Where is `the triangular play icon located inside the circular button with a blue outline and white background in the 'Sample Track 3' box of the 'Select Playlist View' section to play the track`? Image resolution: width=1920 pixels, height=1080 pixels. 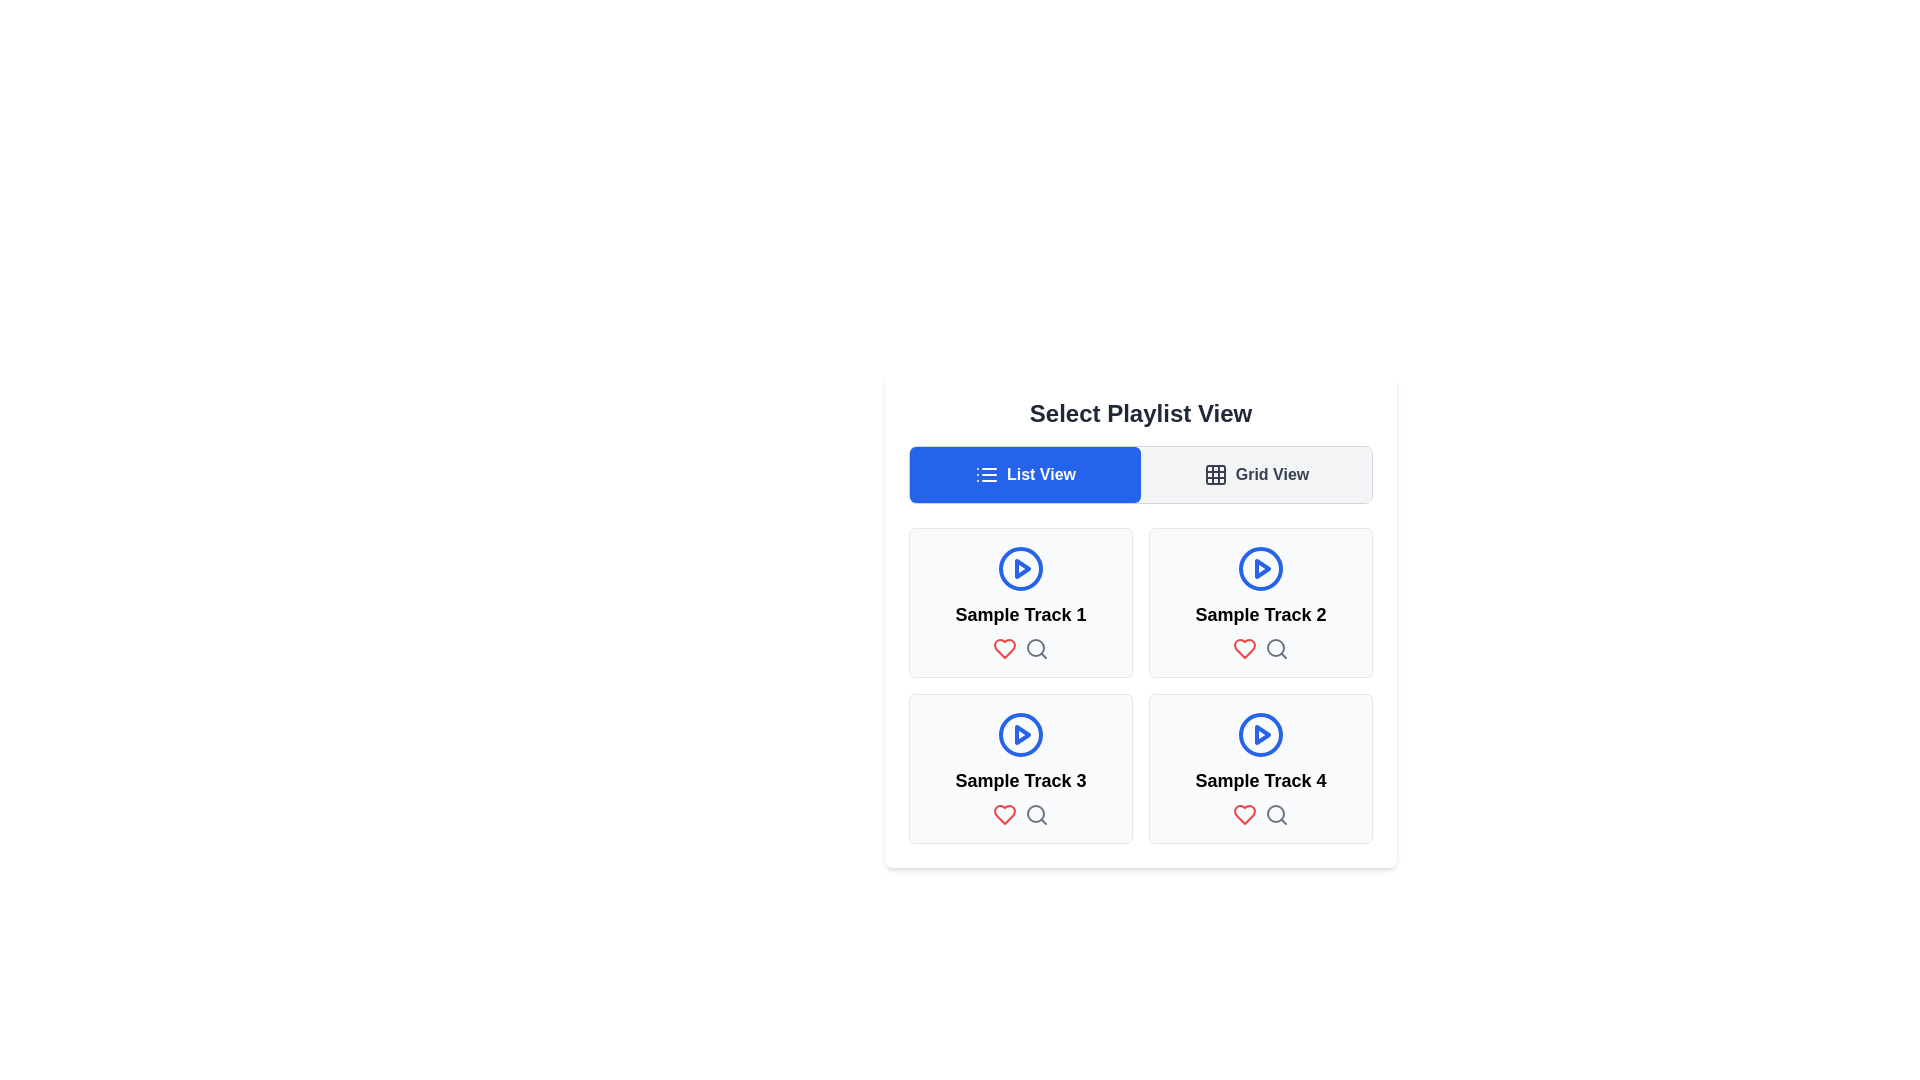 the triangular play icon located inside the circular button with a blue outline and white background in the 'Sample Track 3' box of the 'Select Playlist View' section to play the track is located at coordinates (1022, 735).